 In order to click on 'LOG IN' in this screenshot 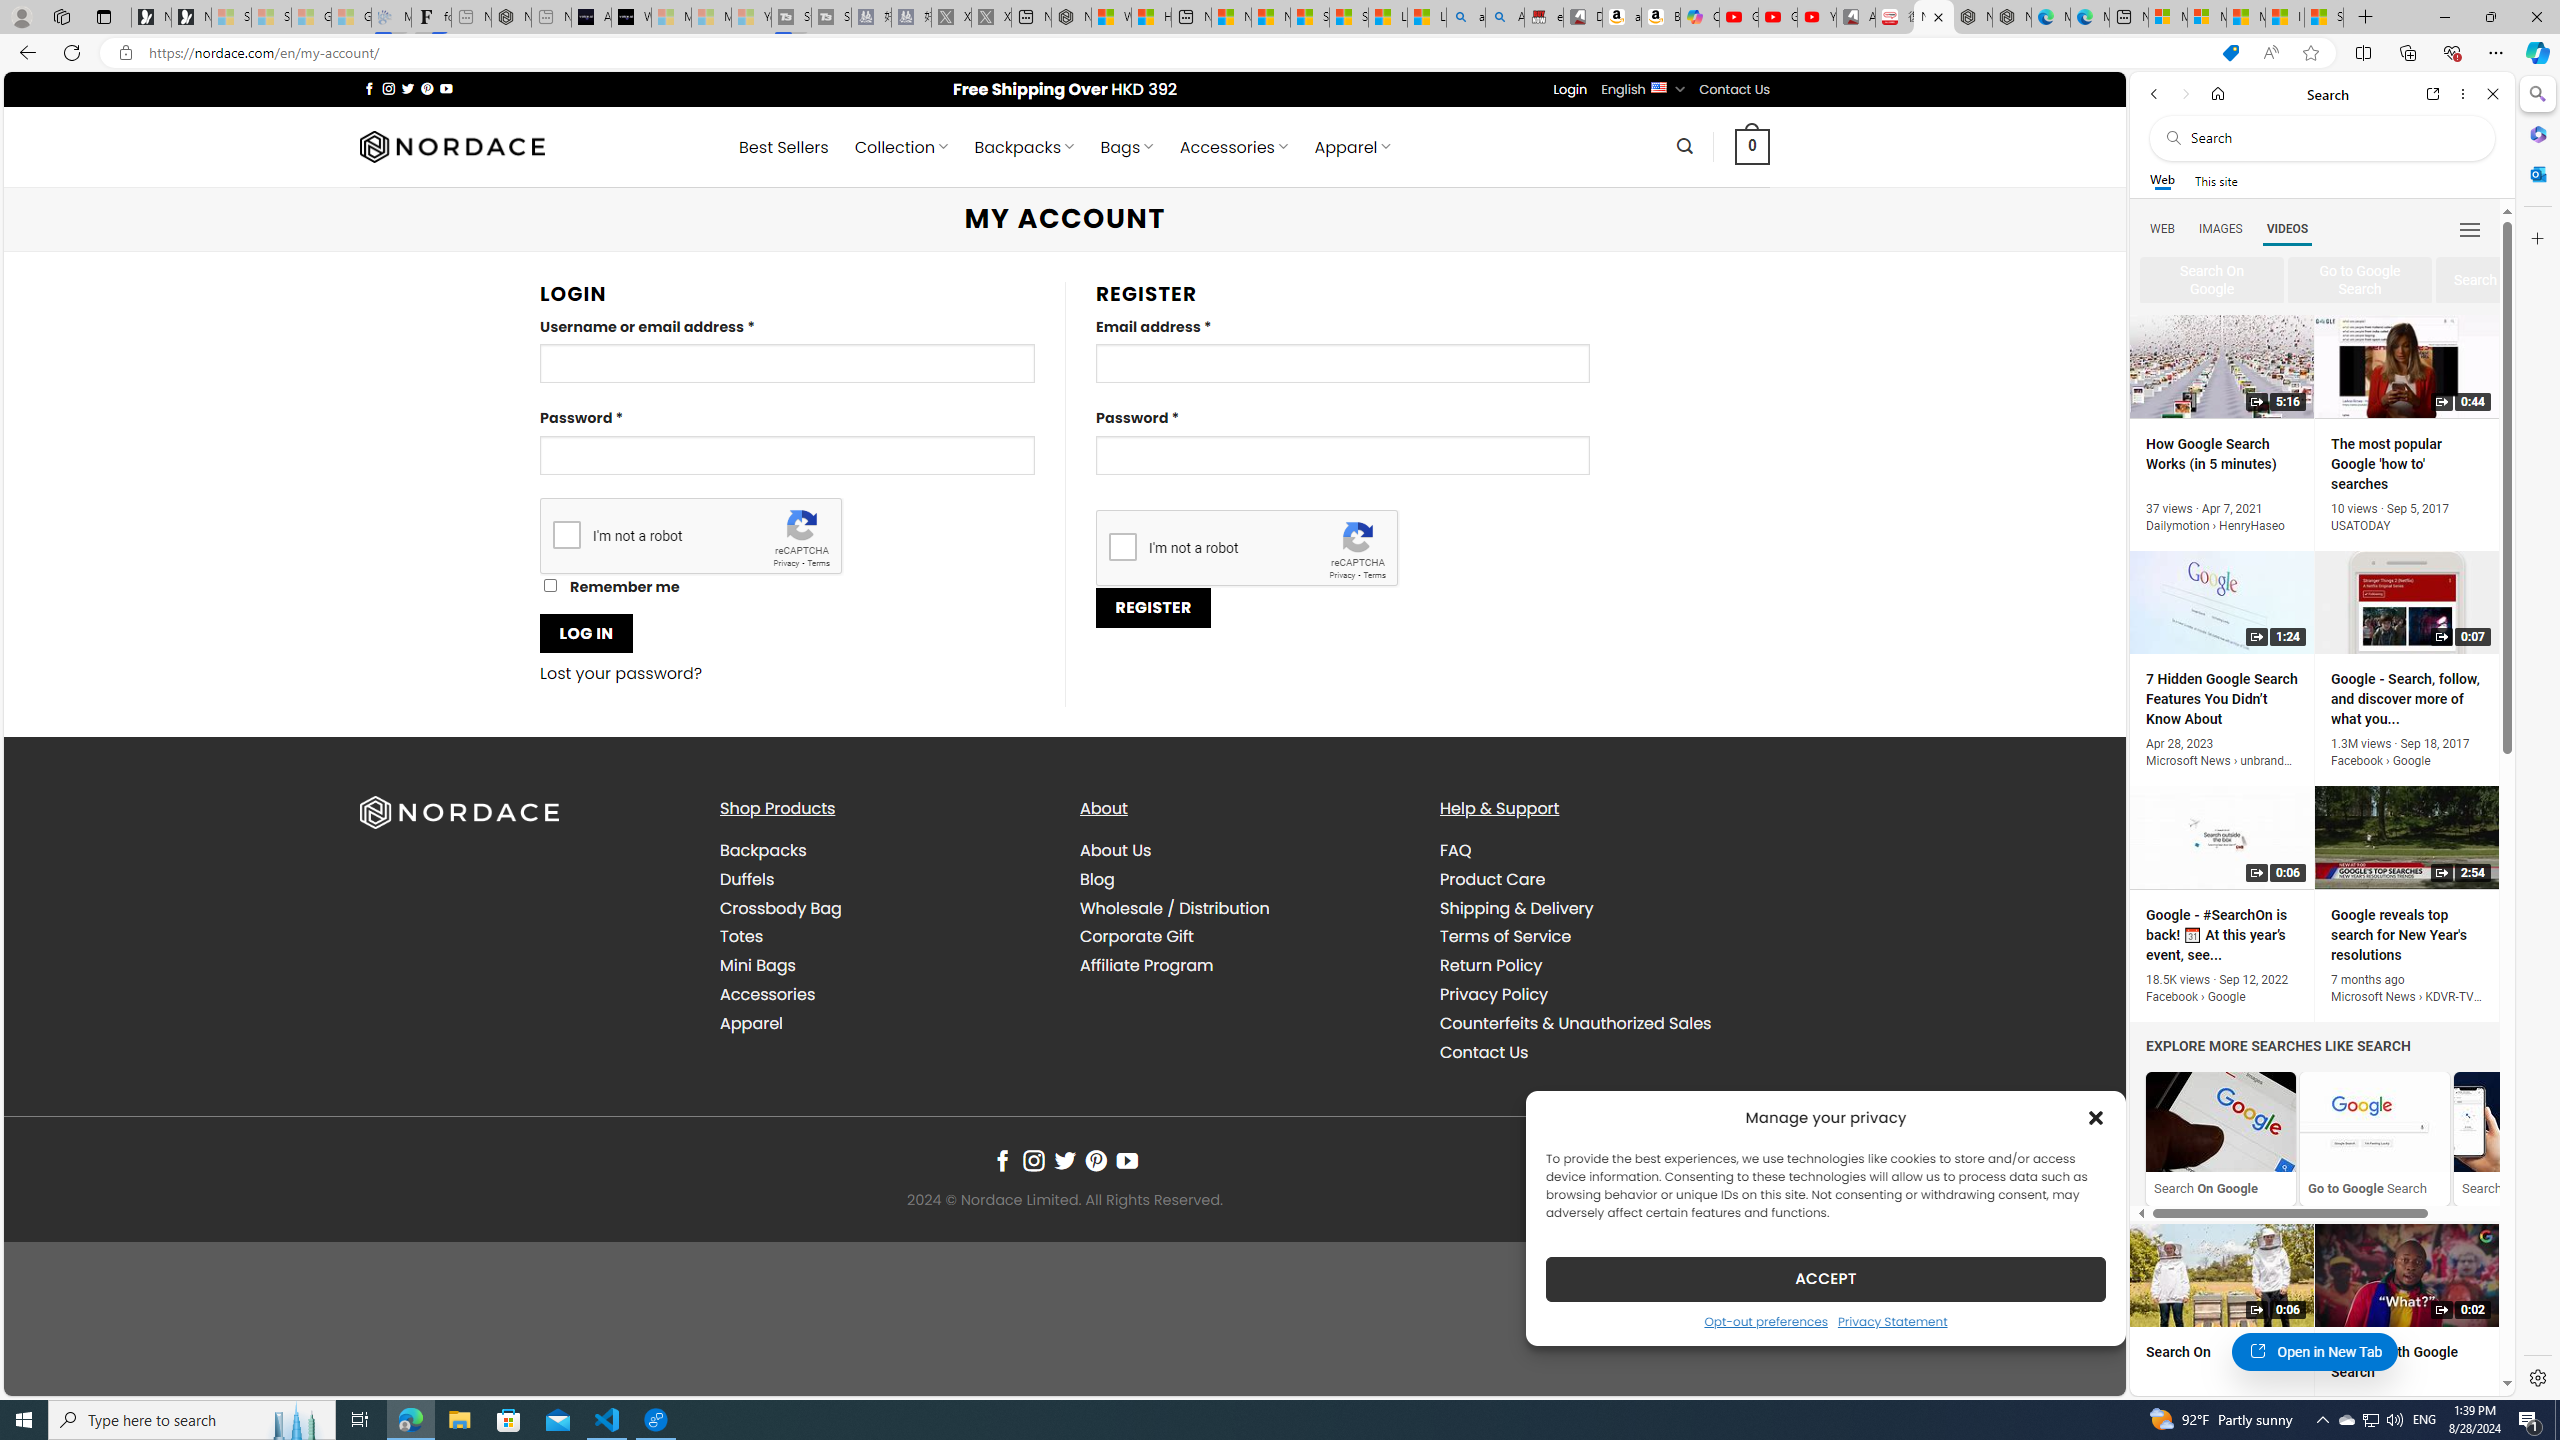, I will do `click(586, 632)`.